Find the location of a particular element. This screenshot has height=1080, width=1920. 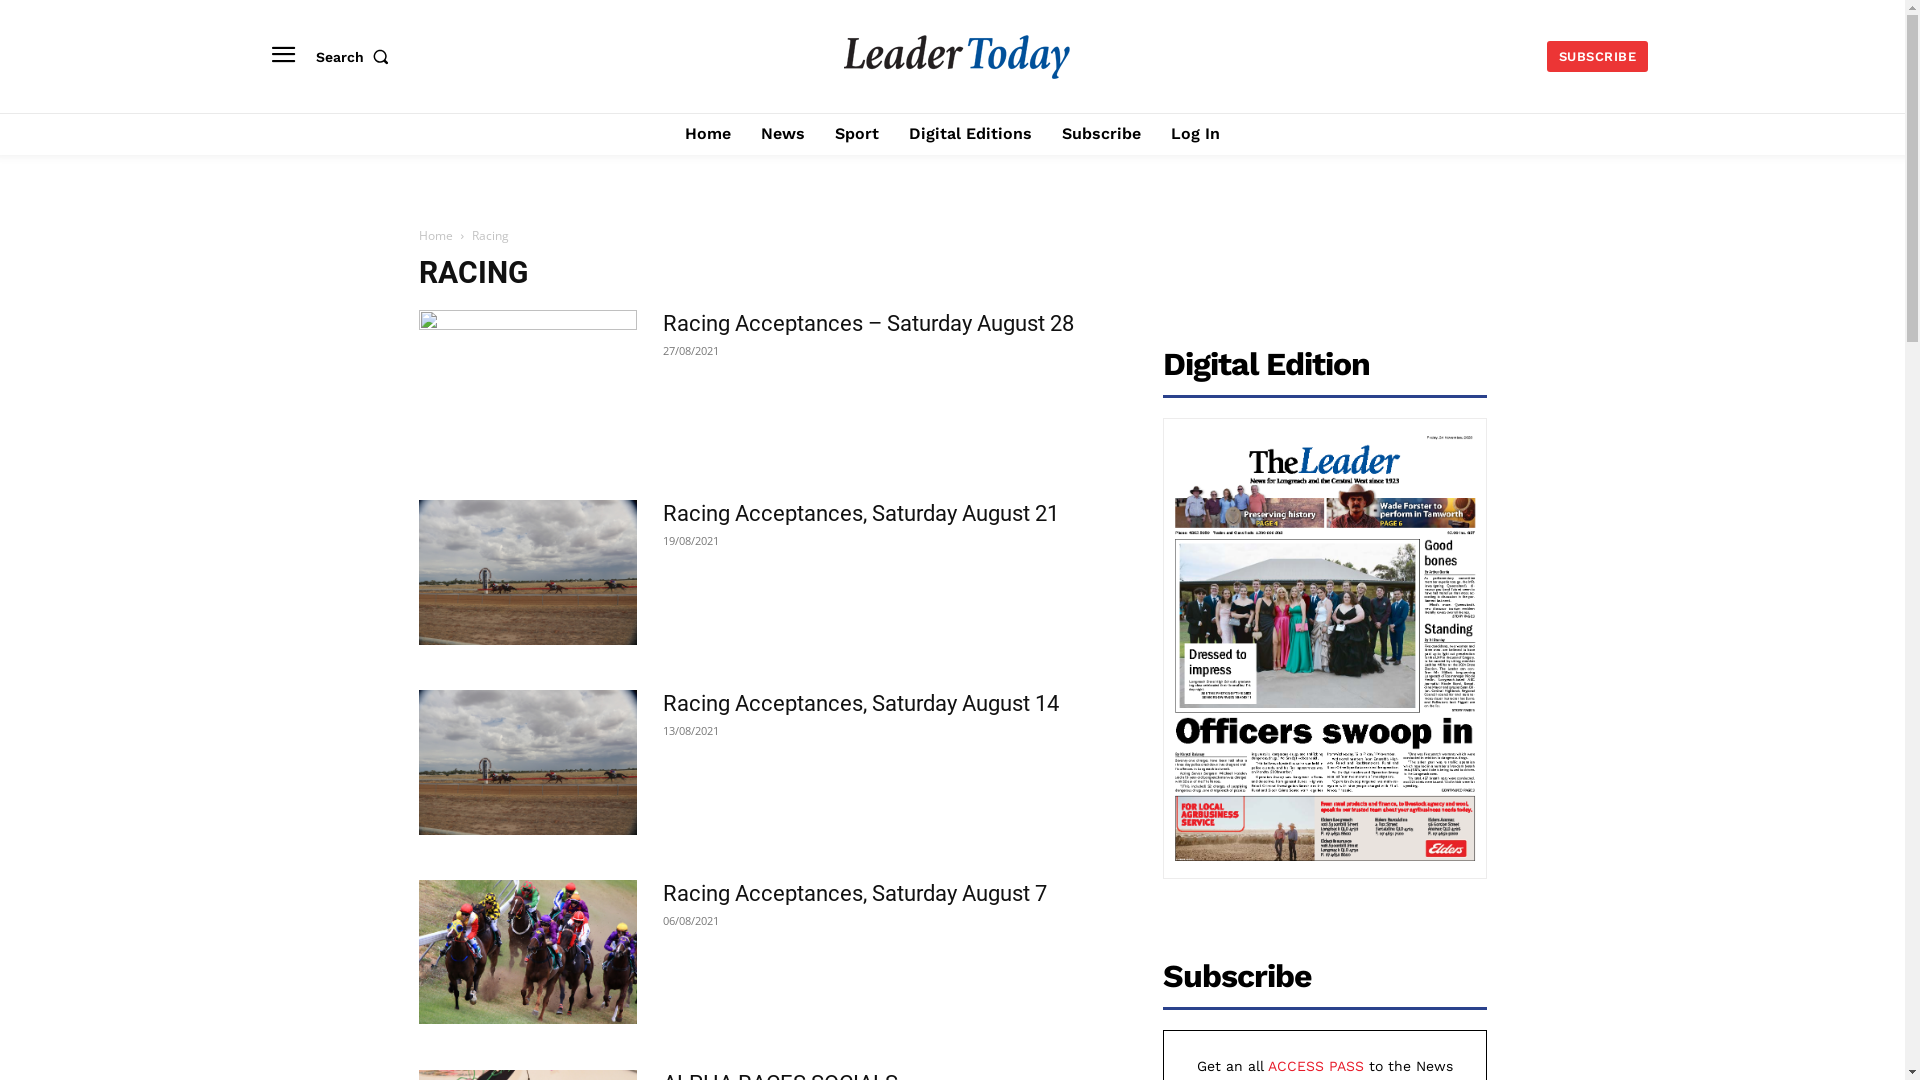

'Racing Acceptances, Saturday August 21' is located at coordinates (859, 512).